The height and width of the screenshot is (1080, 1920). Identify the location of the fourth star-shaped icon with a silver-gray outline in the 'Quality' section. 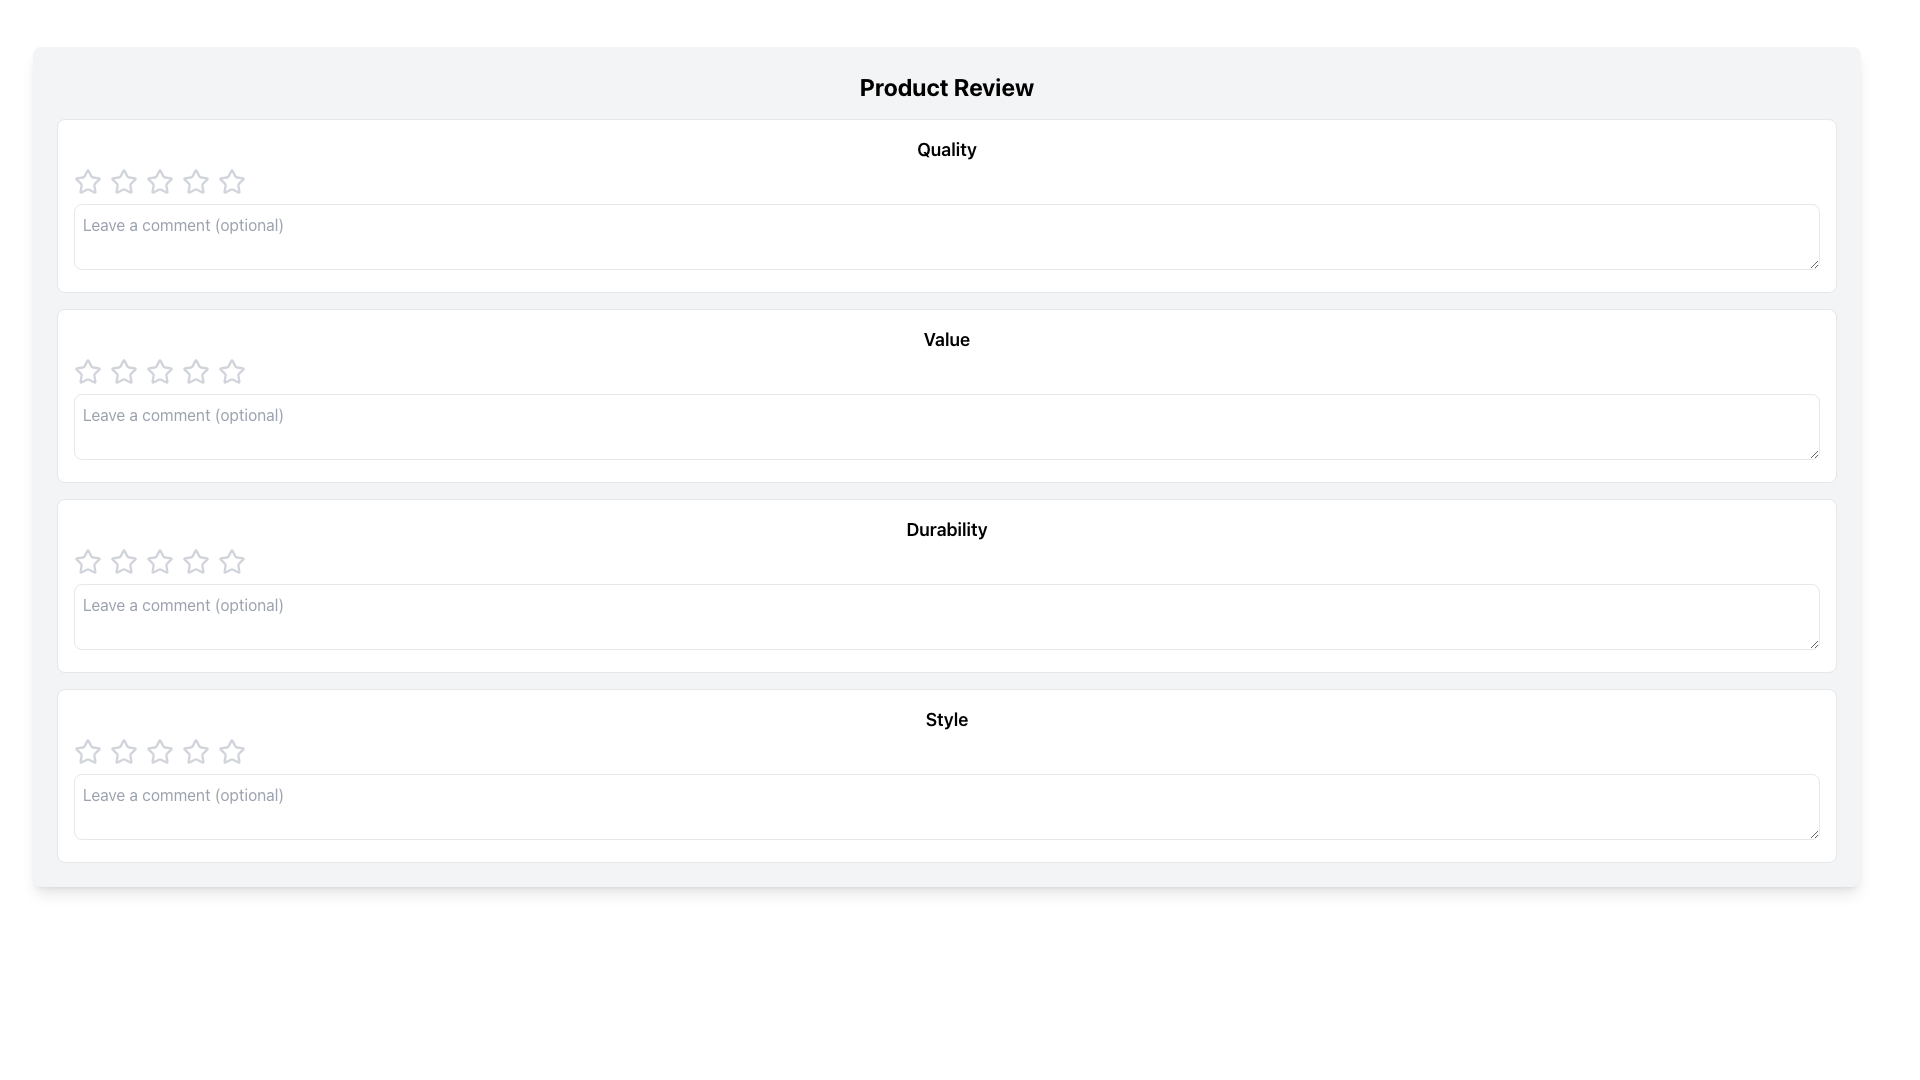
(158, 181).